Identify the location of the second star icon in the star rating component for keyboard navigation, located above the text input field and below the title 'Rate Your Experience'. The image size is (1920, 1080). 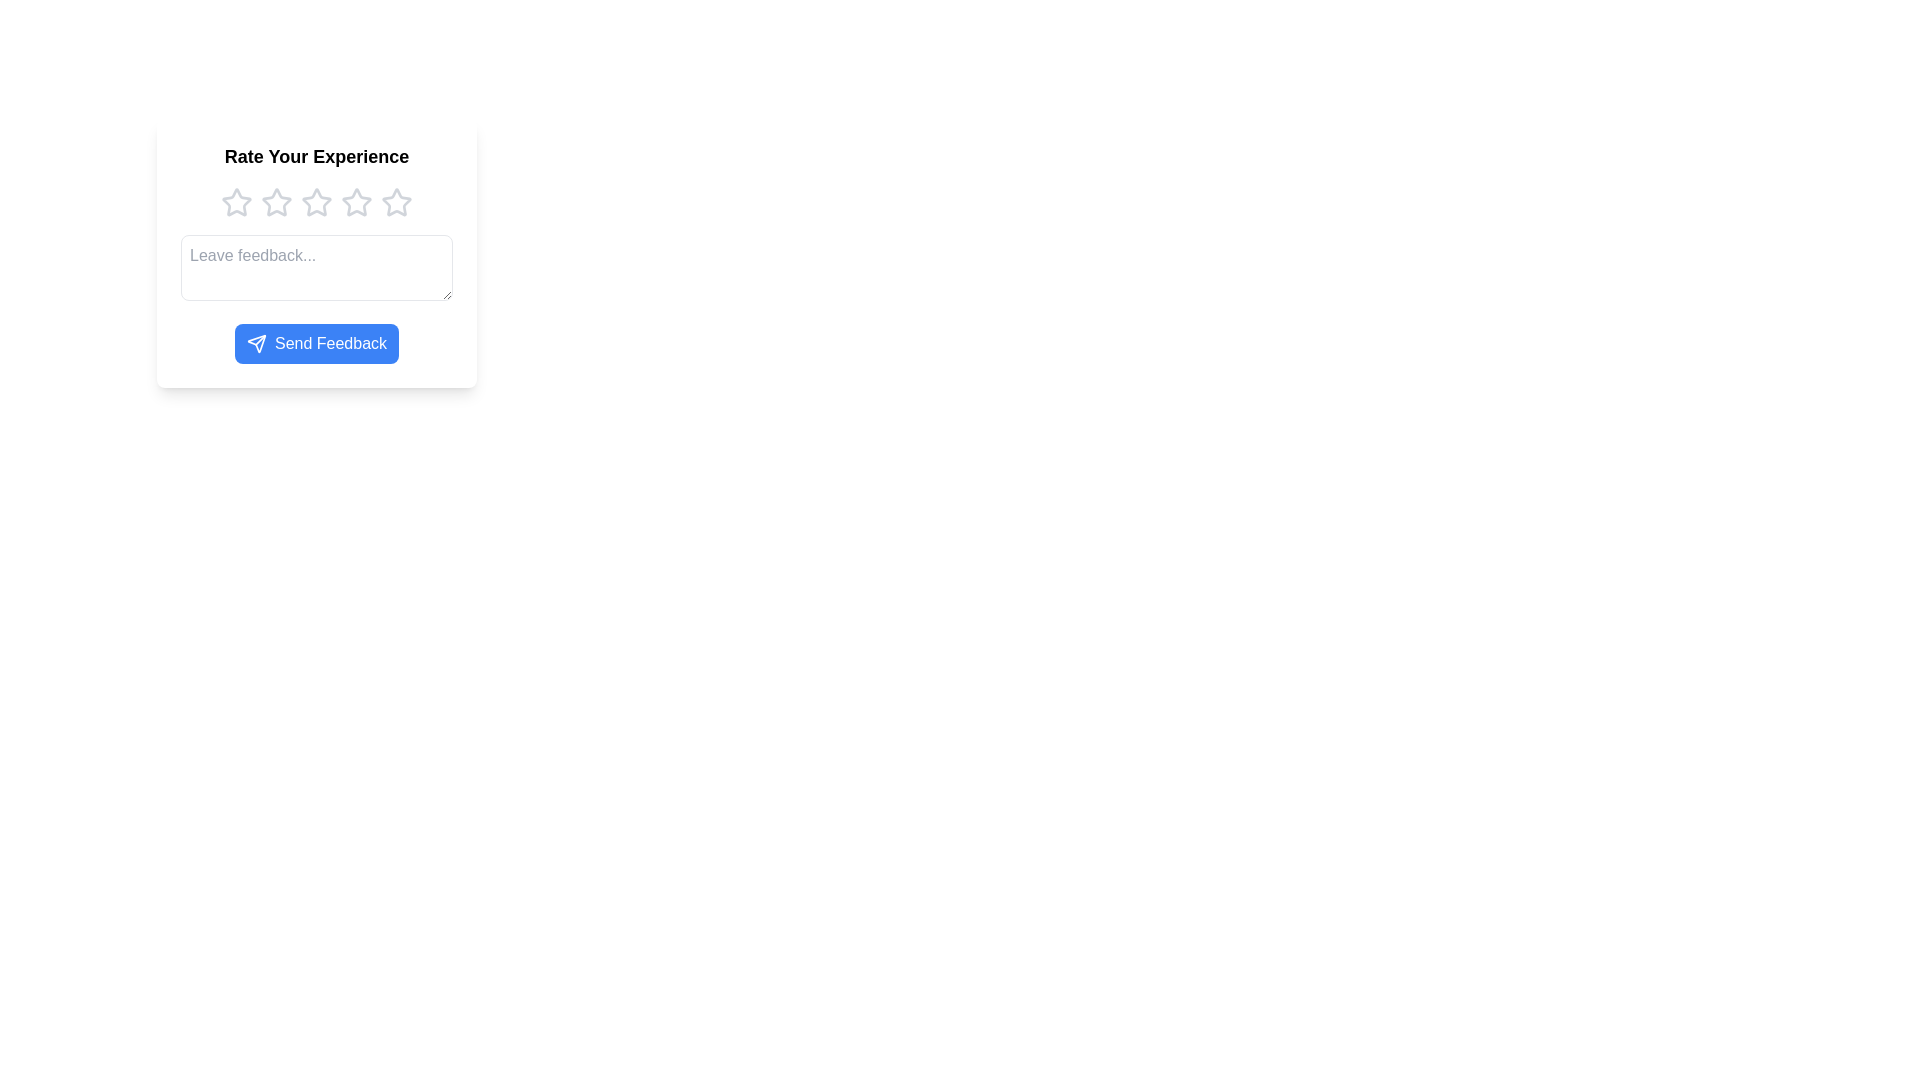
(315, 202).